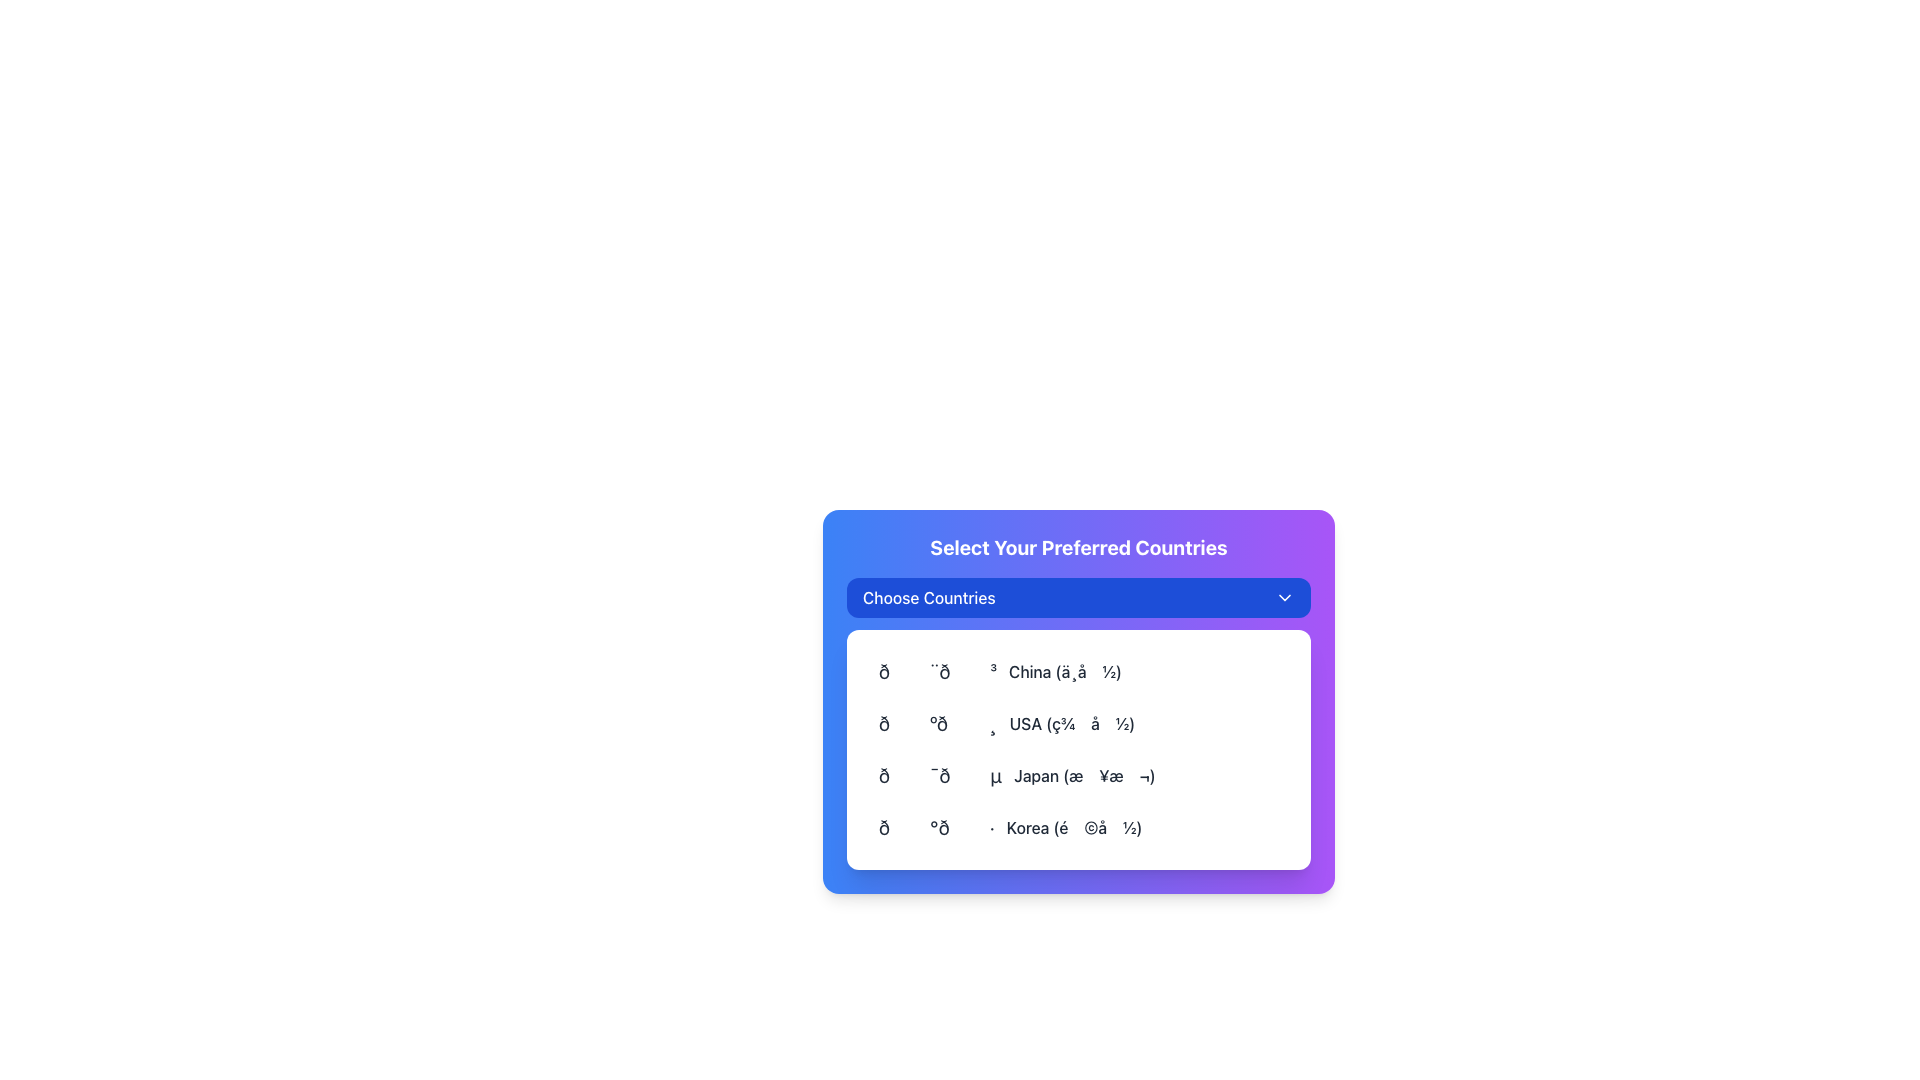 The height and width of the screenshot is (1080, 1920). Describe the element at coordinates (1083, 774) in the screenshot. I see `the Text Display that shows the name of the country and its native script, located in the fourth row of the dropdown menu, to the right of the country icon` at that location.